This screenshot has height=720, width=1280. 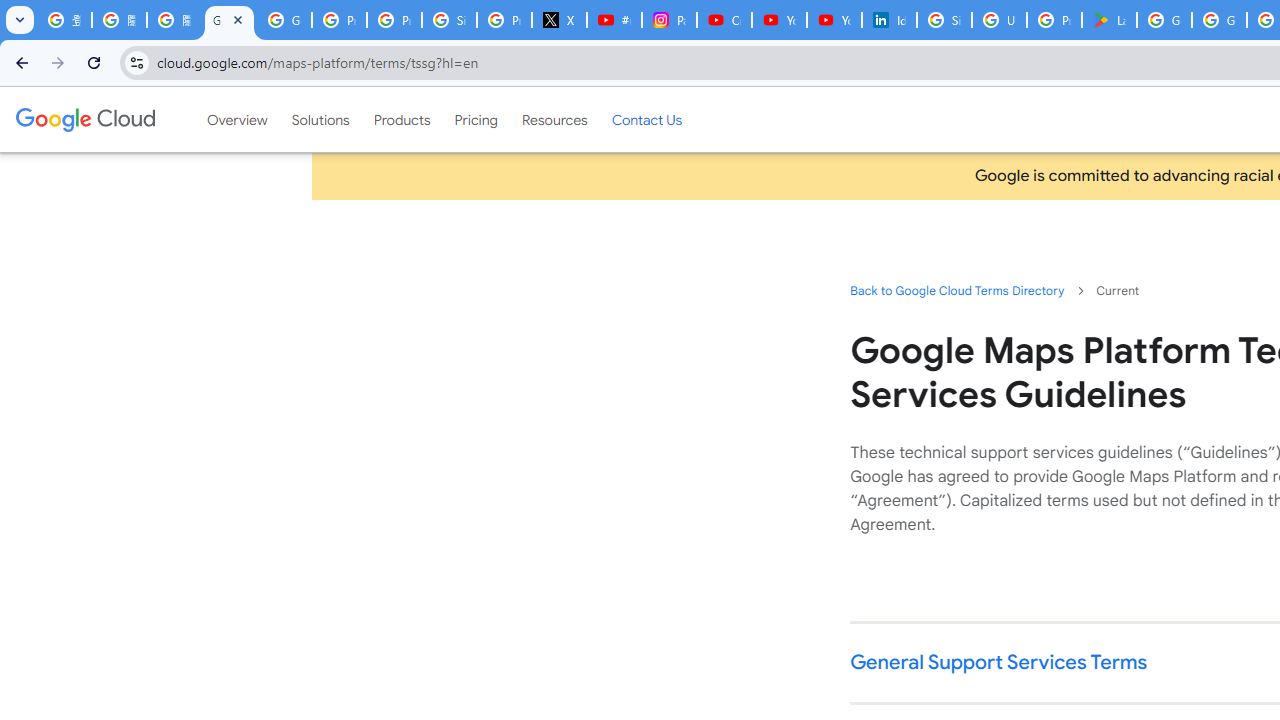 I want to click on 'X', so click(x=560, y=20).